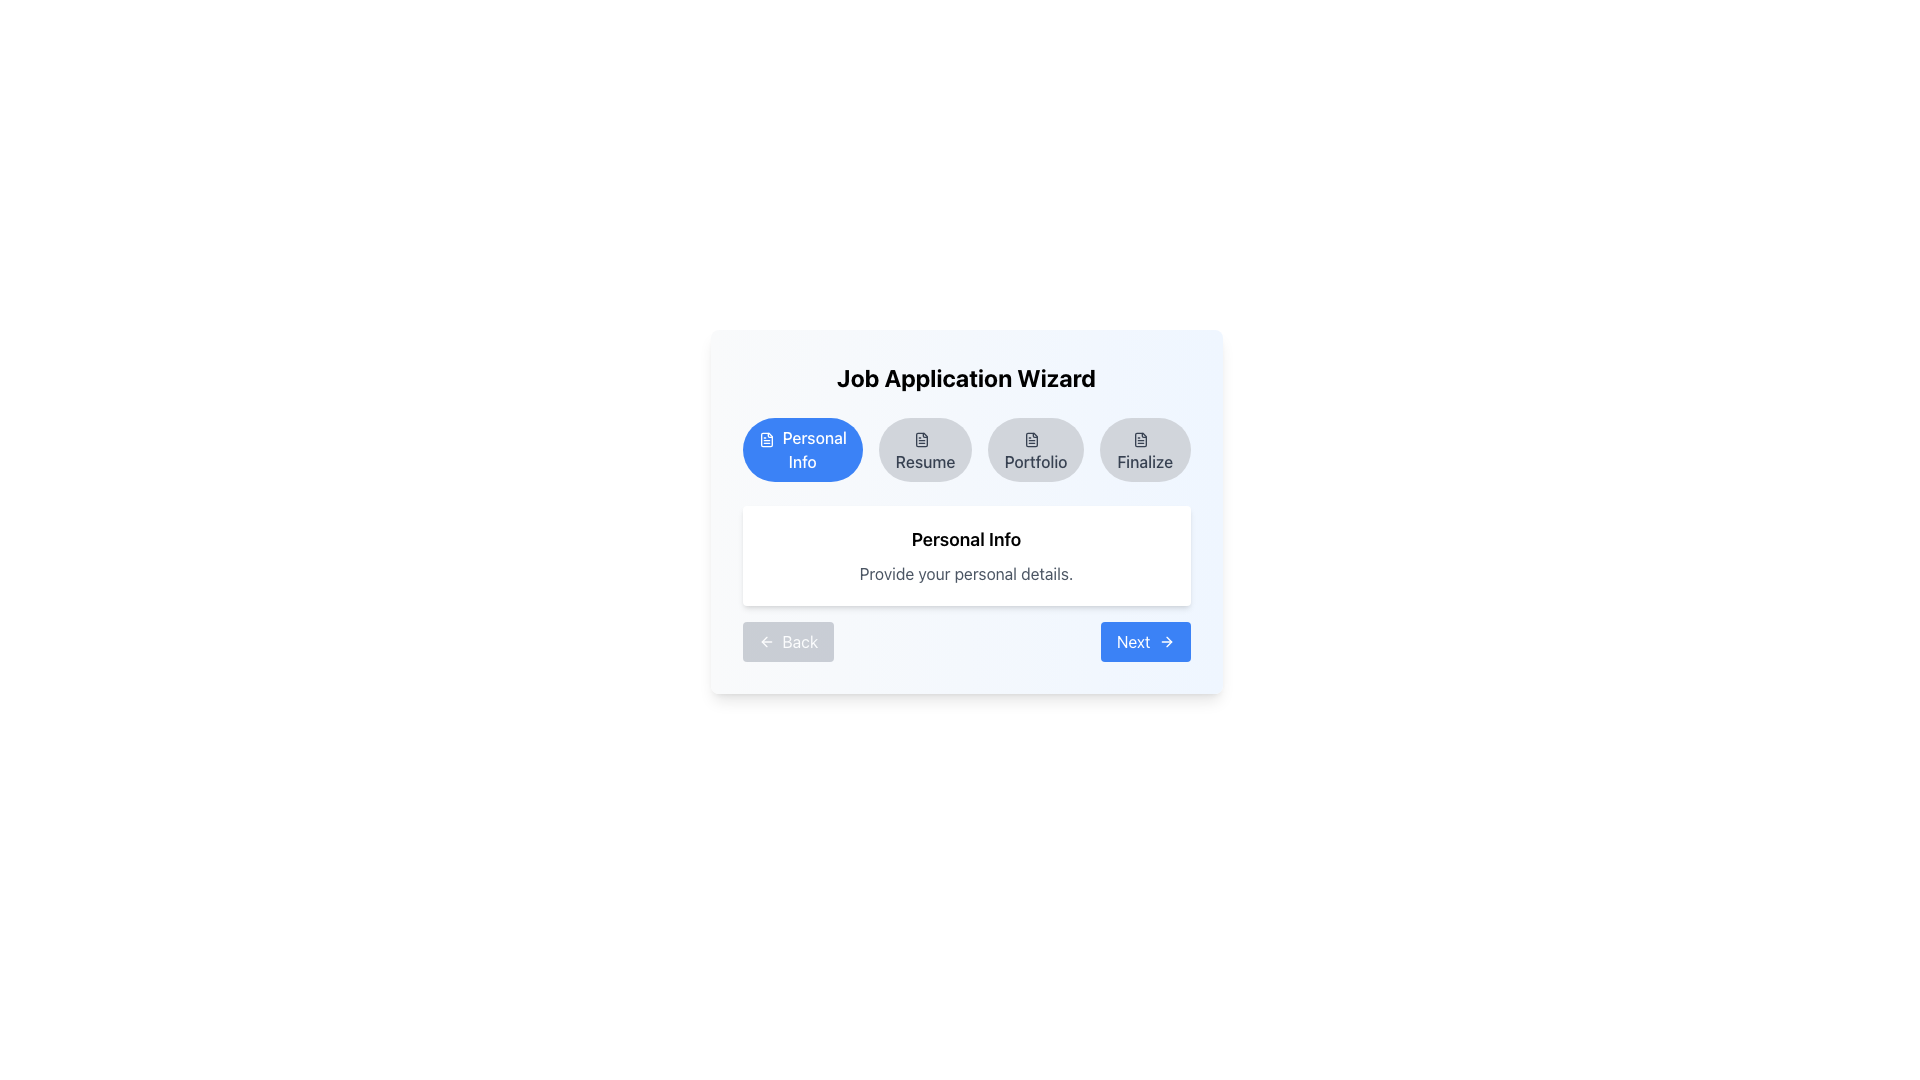 This screenshot has width=1920, height=1080. What do you see at coordinates (1168, 641) in the screenshot?
I see `the SVG icon component of the 'Next' button located at the bottom-right of the interface` at bounding box center [1168, 641].